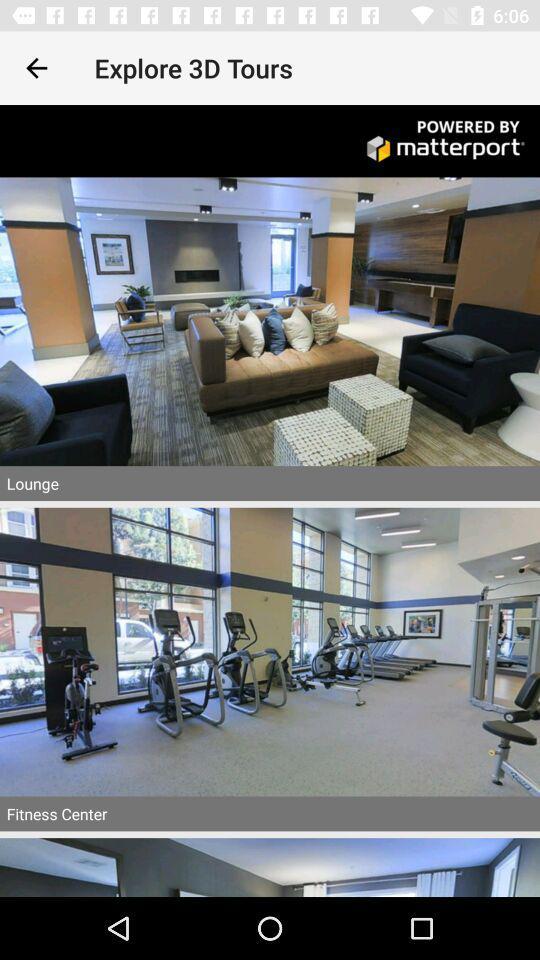  Describe the element at coordinates (36, 68) in the screenshot. I see `the item to the left of the explore 3d tours icon` at that location.